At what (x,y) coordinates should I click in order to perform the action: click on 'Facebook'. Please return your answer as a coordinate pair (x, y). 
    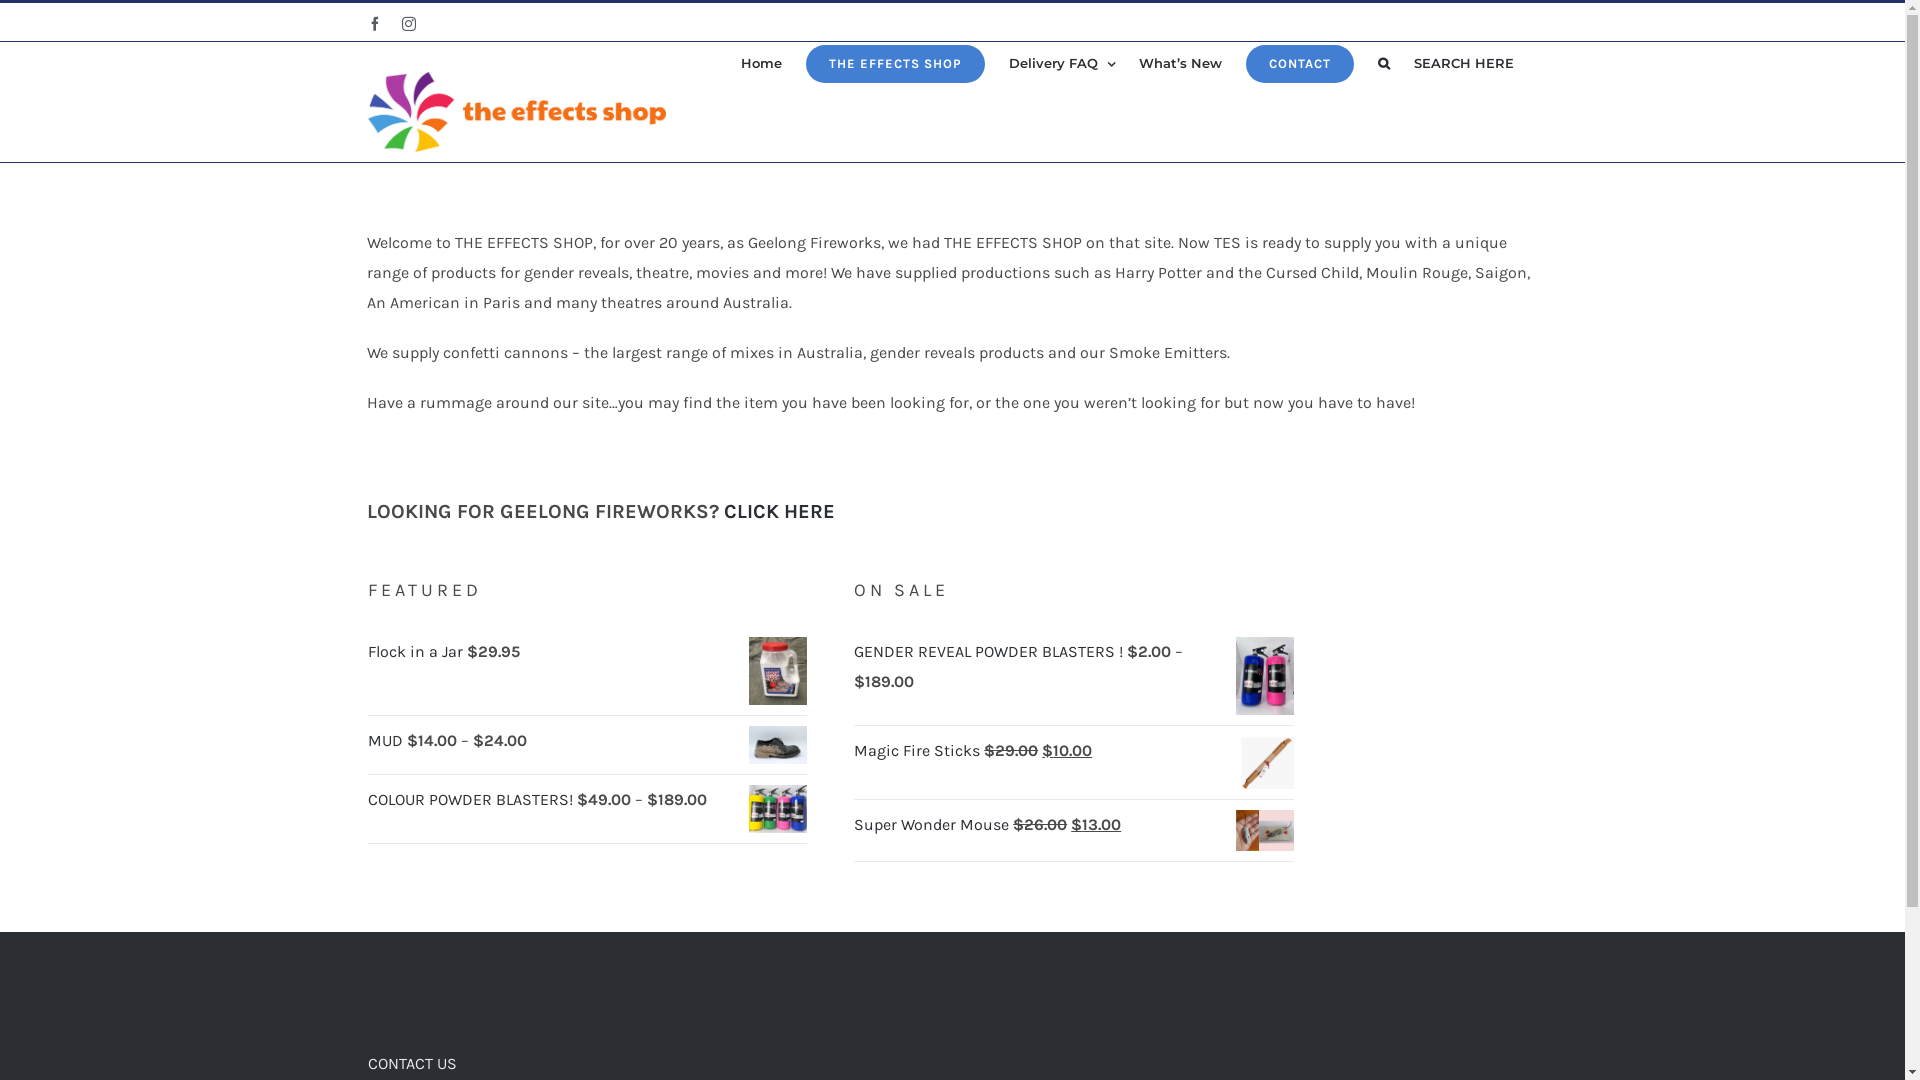
    Looking at the image, I should click on (368, 23).